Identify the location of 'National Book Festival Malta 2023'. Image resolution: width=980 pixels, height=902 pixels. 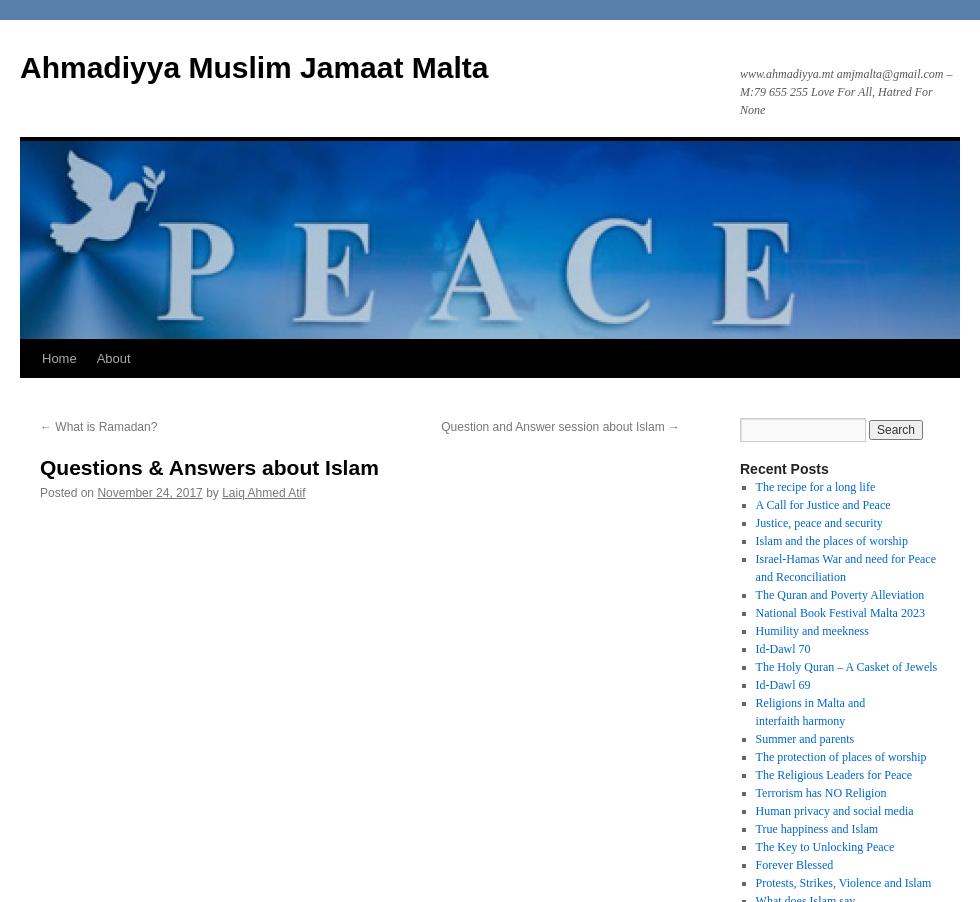
(839, 611).